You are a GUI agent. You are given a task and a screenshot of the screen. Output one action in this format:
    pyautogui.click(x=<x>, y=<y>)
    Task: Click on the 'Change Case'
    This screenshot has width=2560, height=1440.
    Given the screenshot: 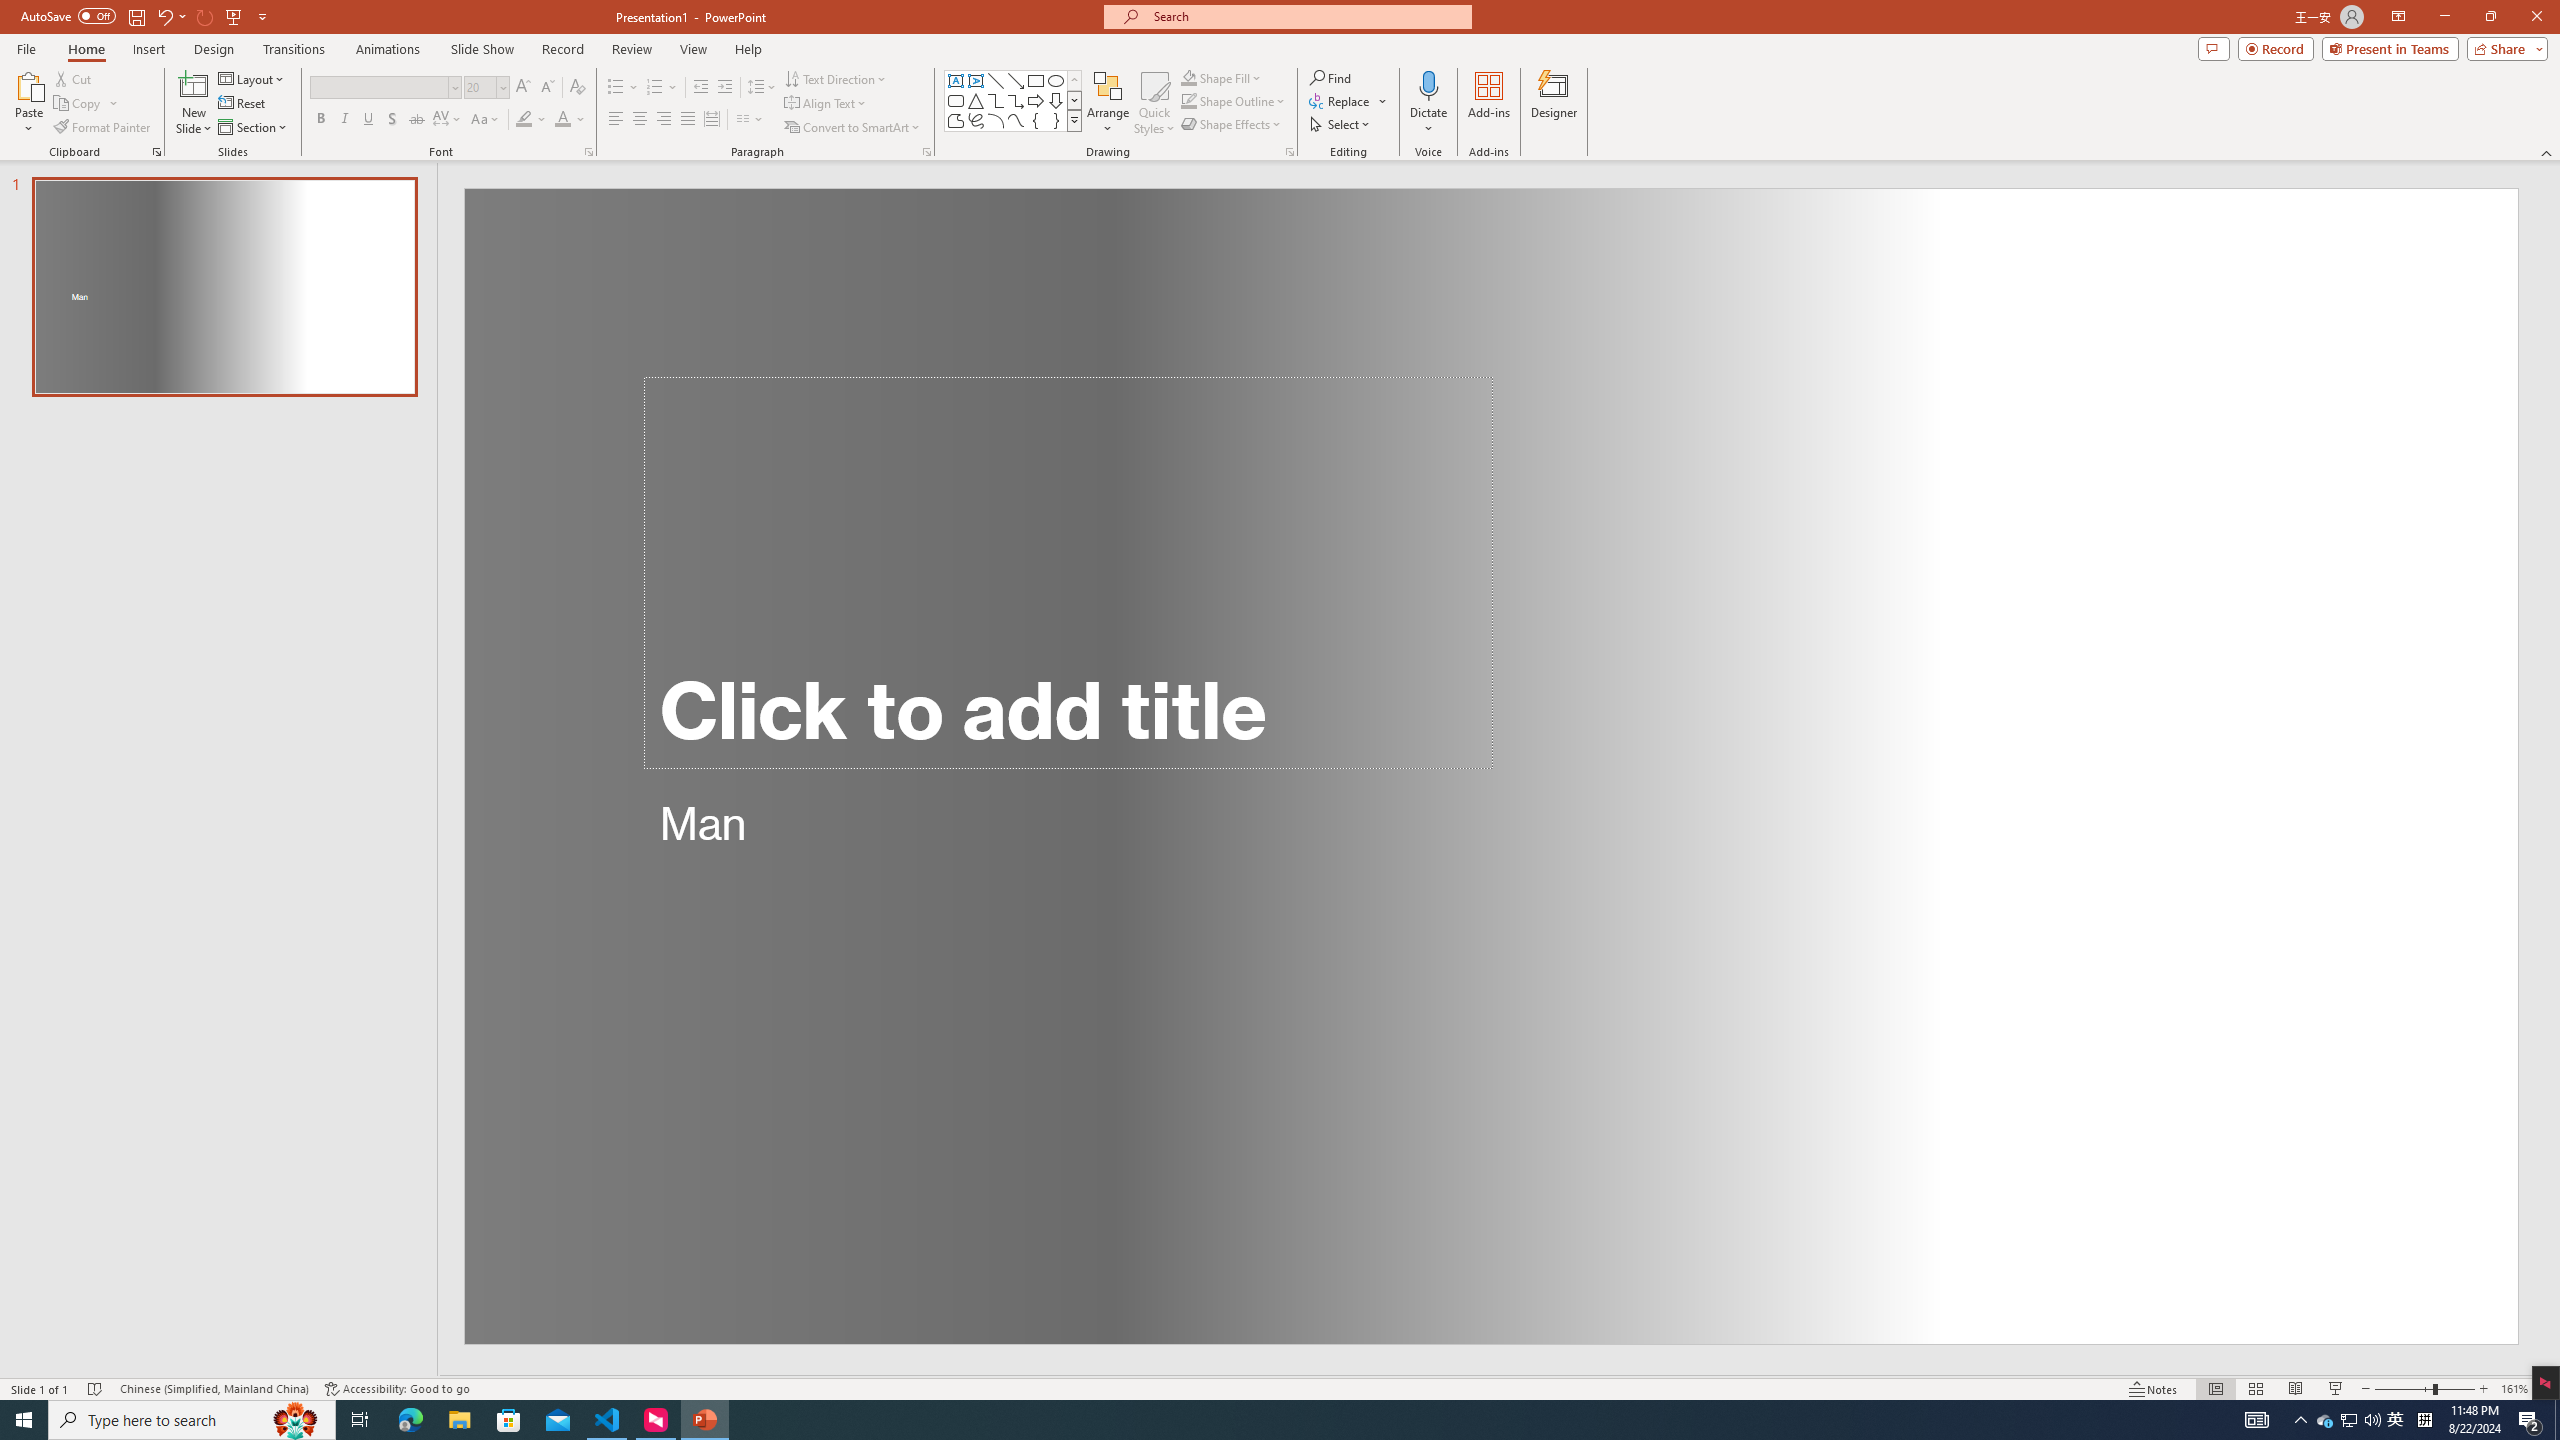 What is the action you would take?
    pyautogui.click(x=485, y=118)
    